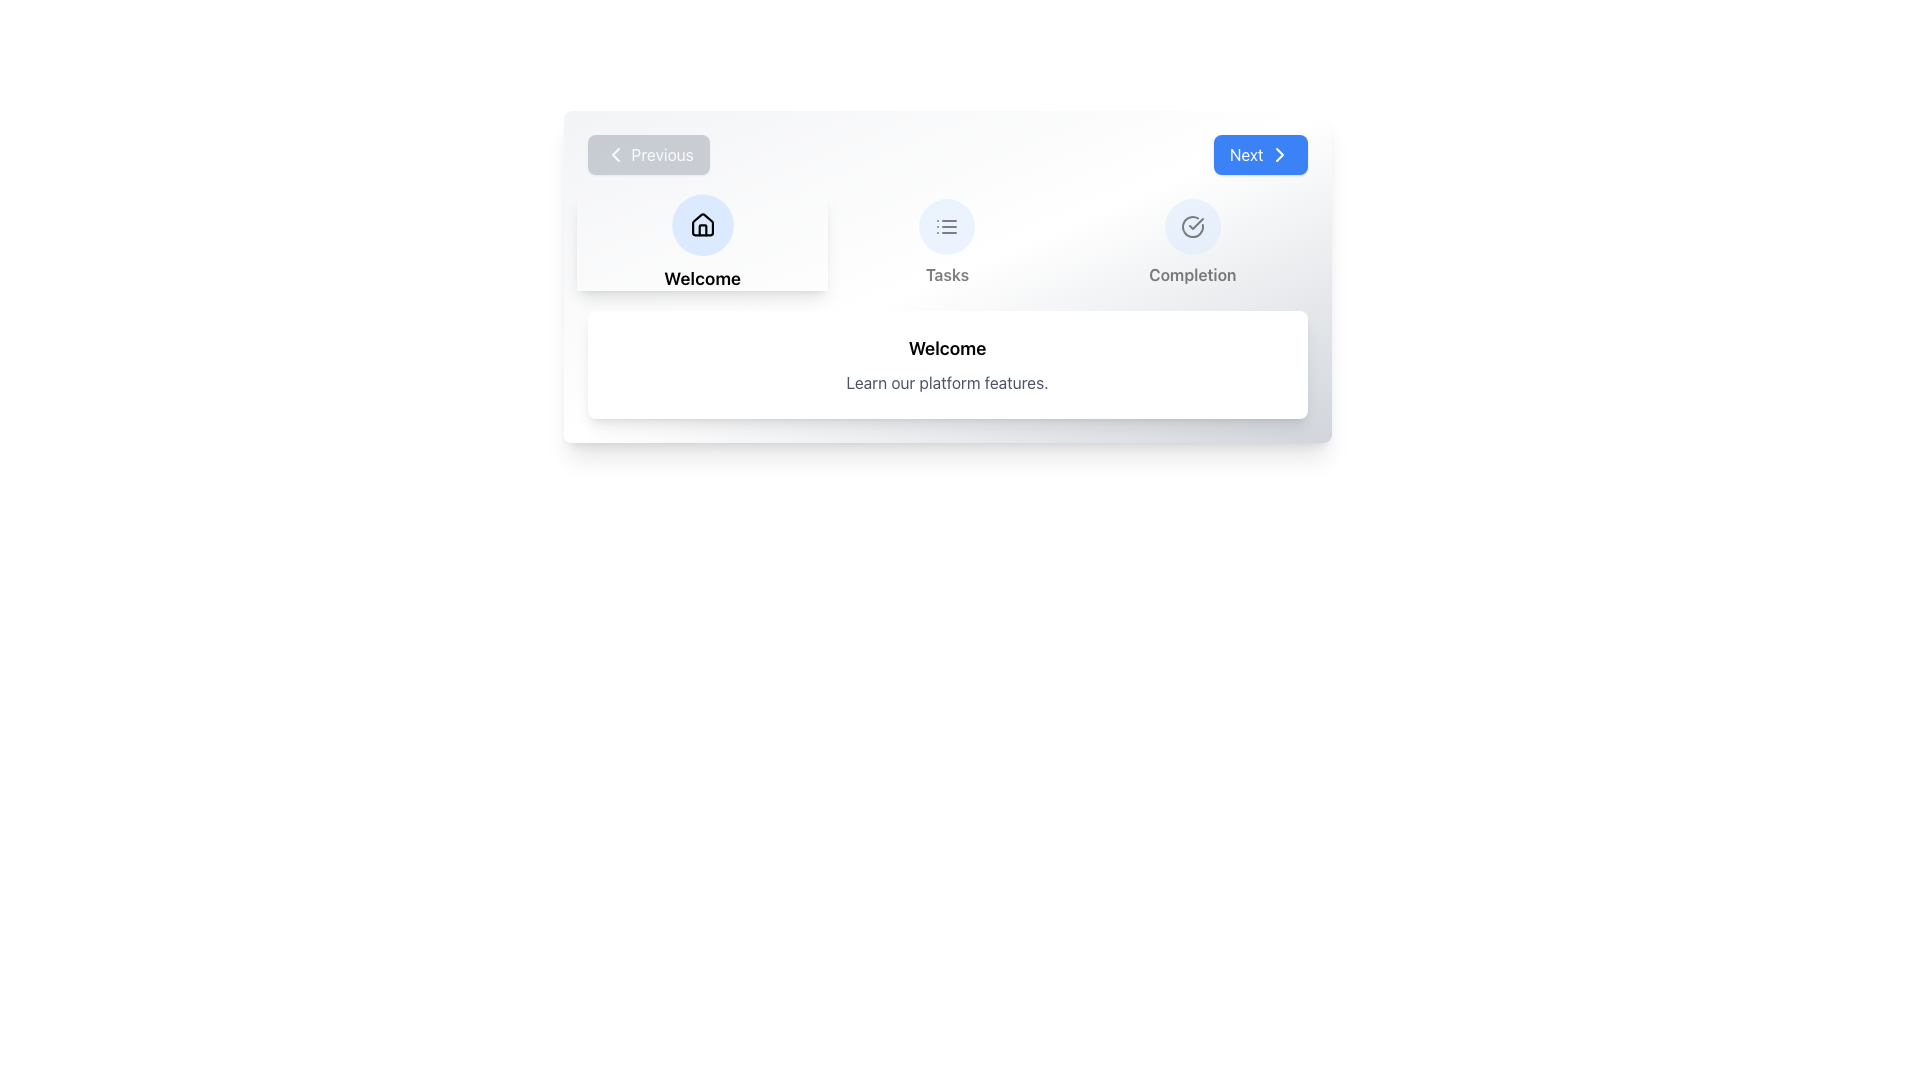 The width and height of the screenshot is (1920, 1080). I want to click on the text label displaying 'Welcome', which is bold, centered, and located at the upper section of a rounded box, so click(946, 347).